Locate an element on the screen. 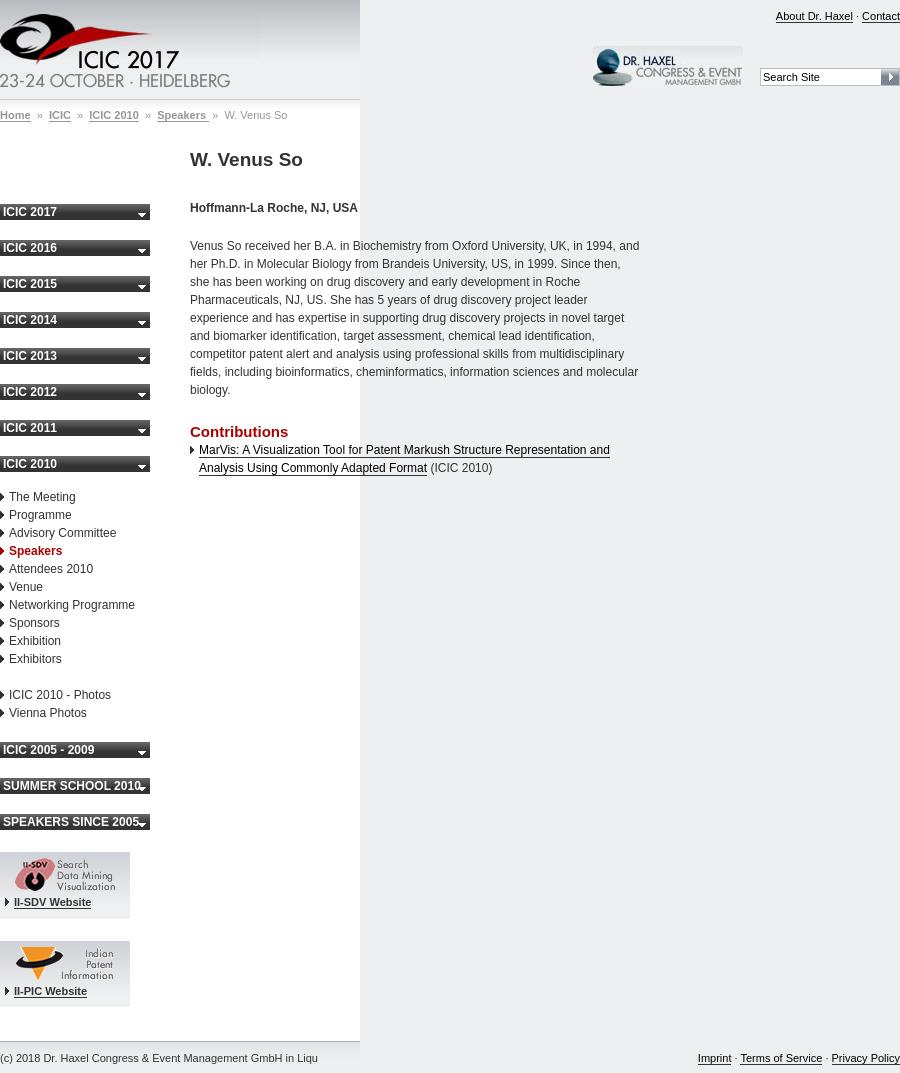 Image resolution: width=900 pixels, height=1073 pixels. 'Networking Programme' is located at coordinates (71, 603).